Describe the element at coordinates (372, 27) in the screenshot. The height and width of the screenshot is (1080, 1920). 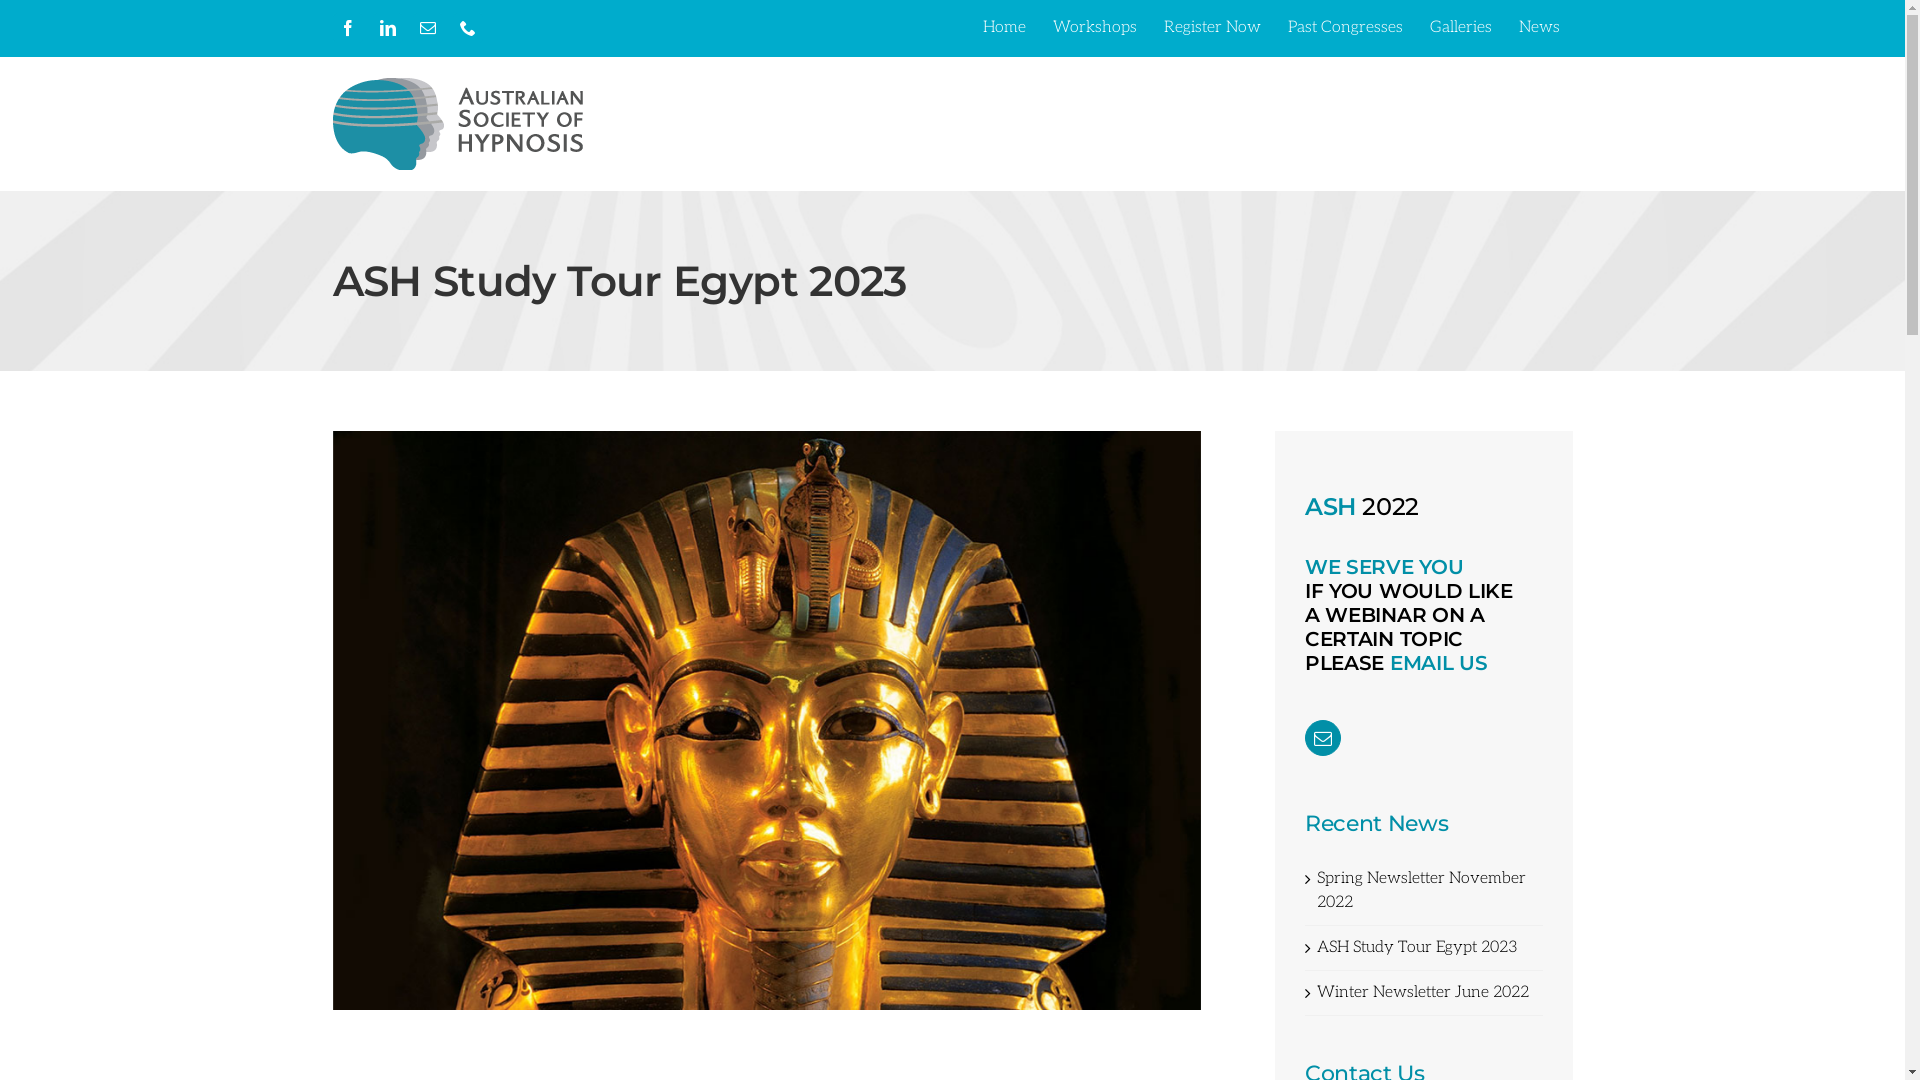
I see `'LinkedIn'` at that location.